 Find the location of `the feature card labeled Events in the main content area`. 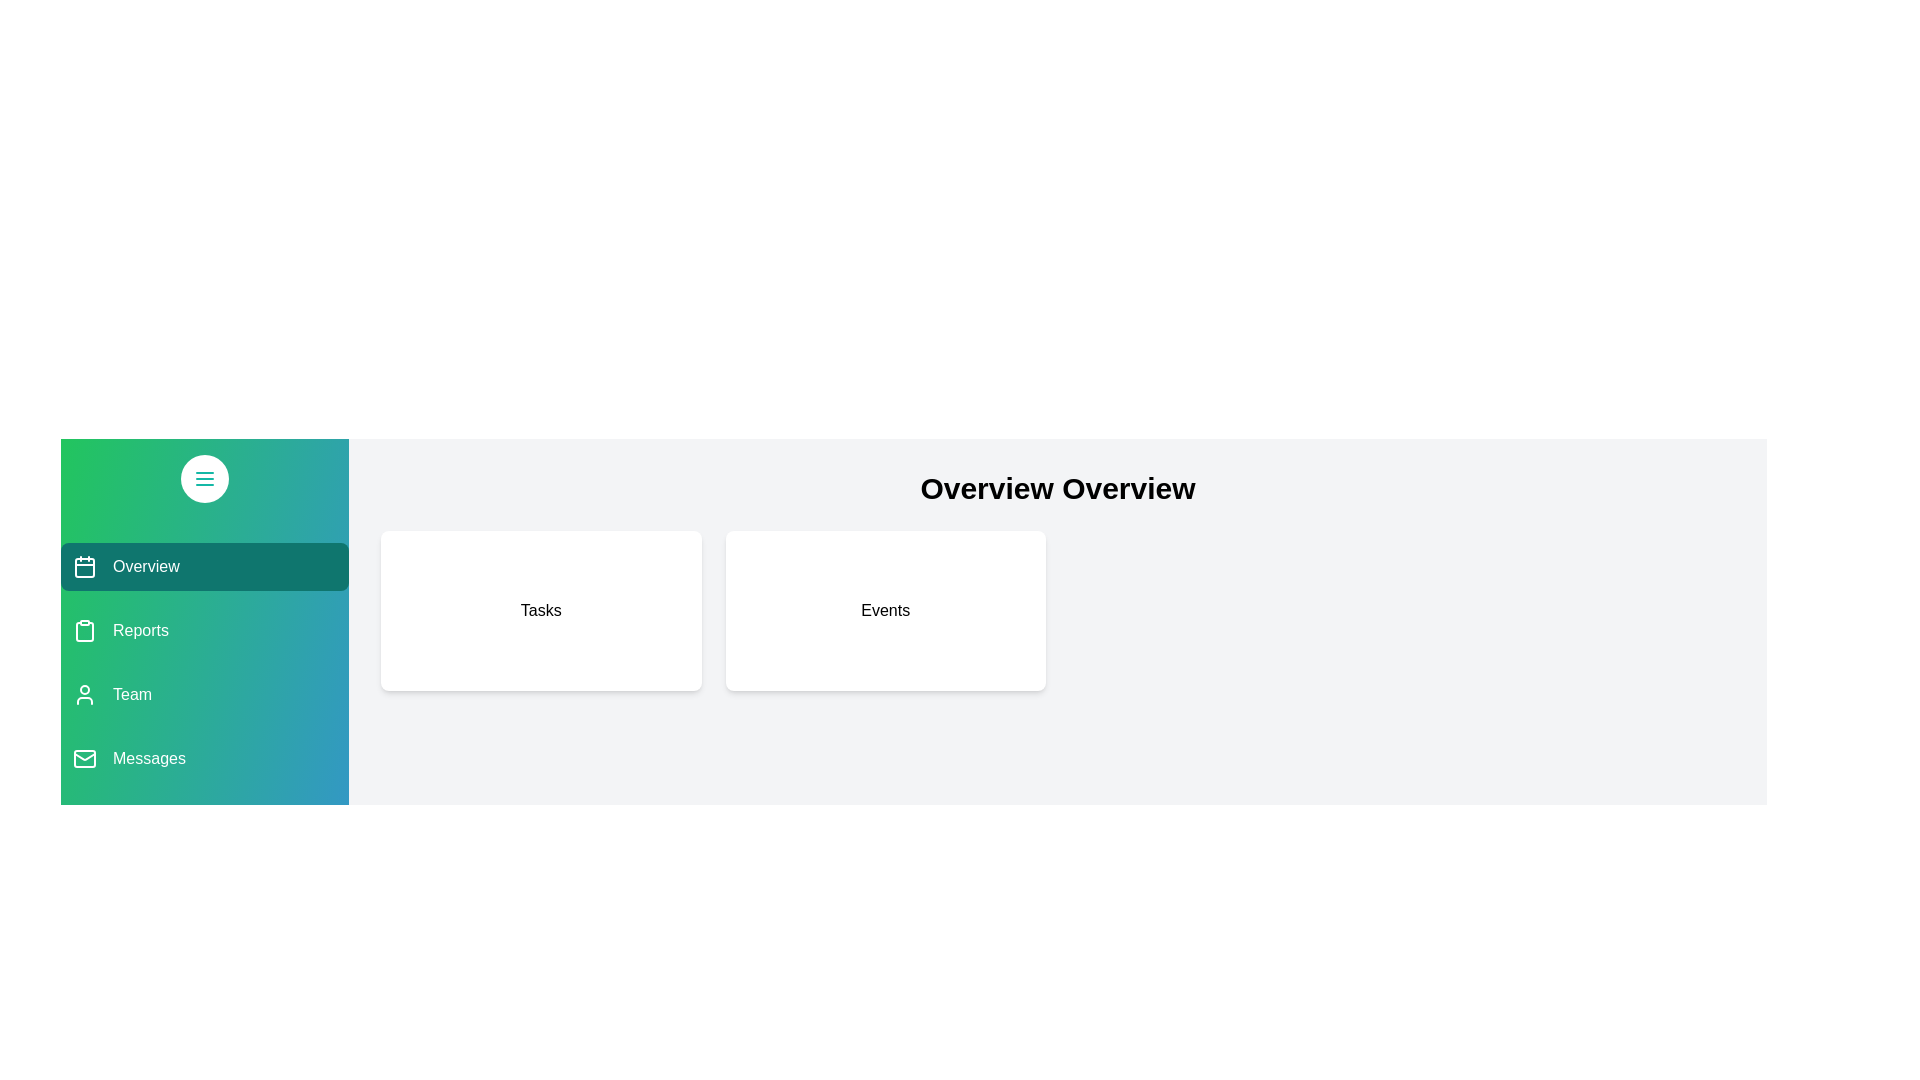

the feature card labeled Events in the main content area is located at coordinates (884, 609).